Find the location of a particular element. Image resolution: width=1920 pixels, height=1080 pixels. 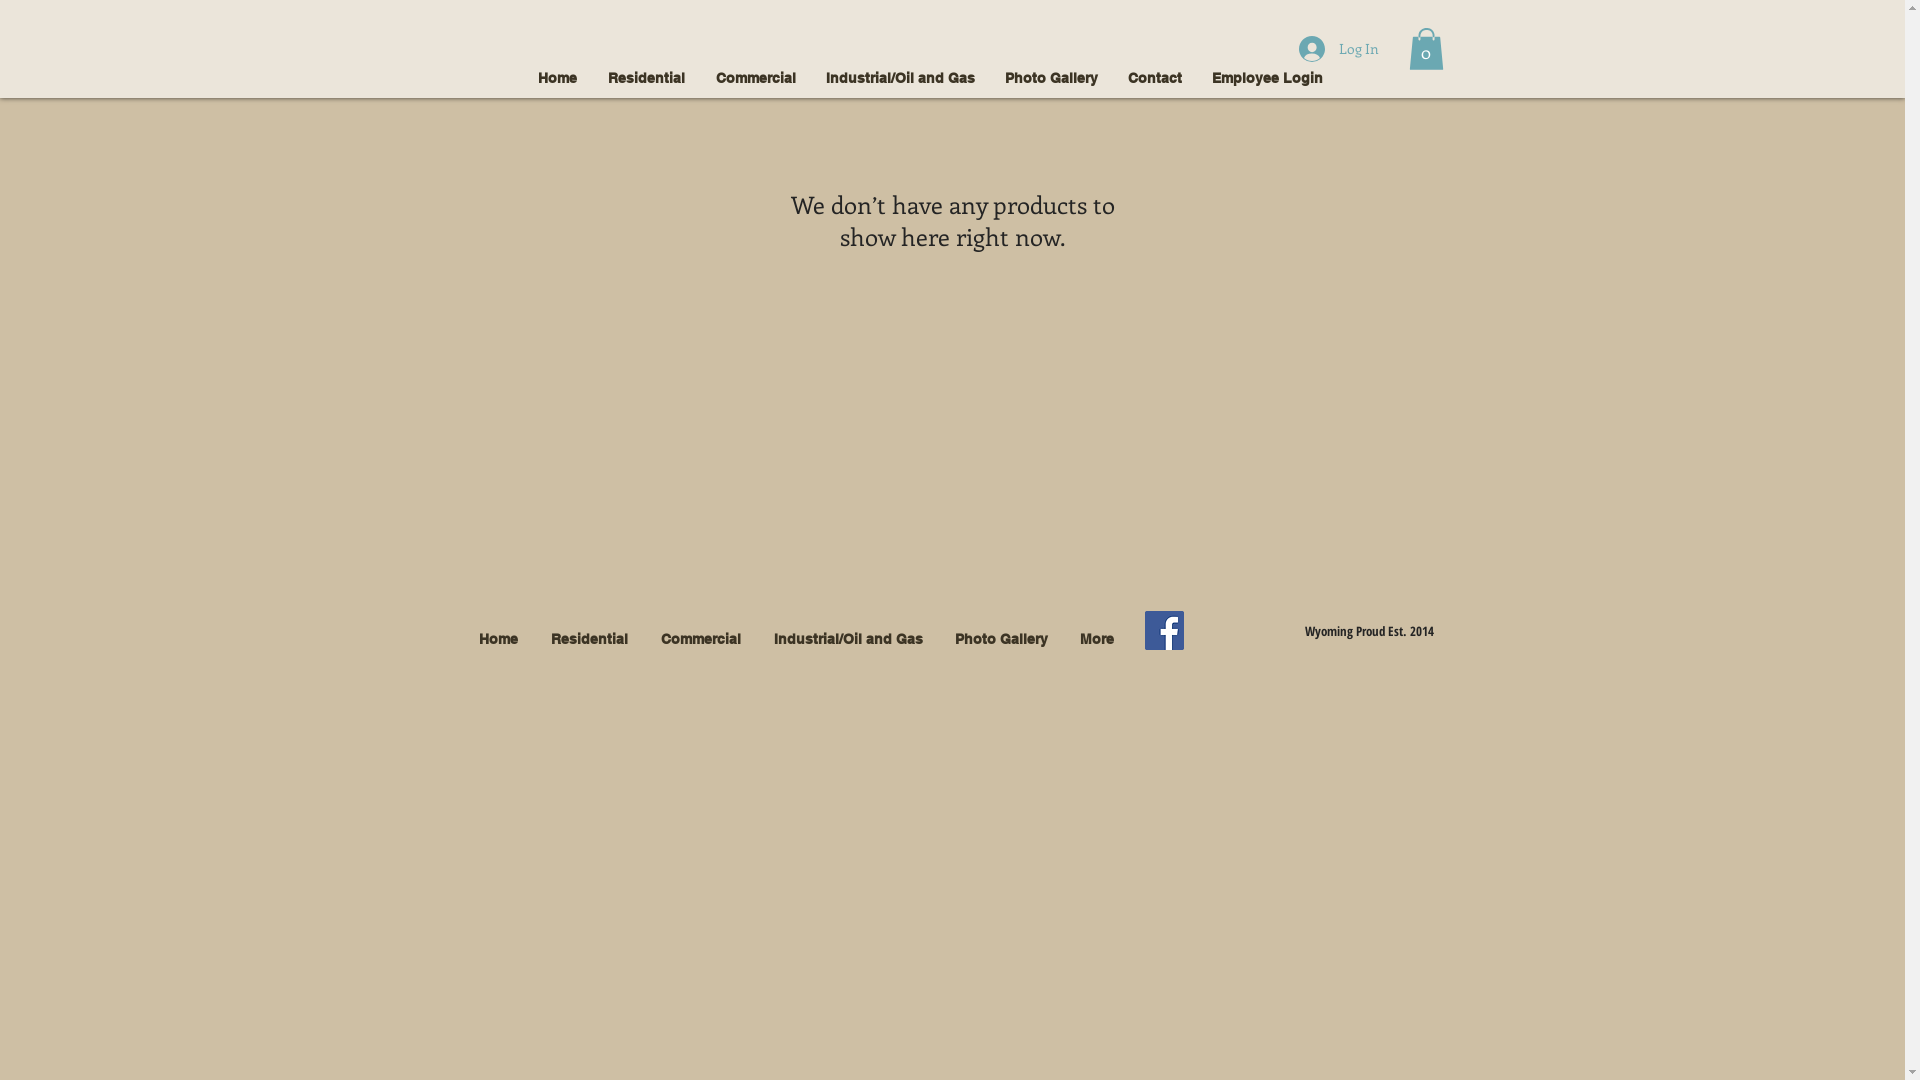

'Employee Login' is located at coordinates (1265, 76).